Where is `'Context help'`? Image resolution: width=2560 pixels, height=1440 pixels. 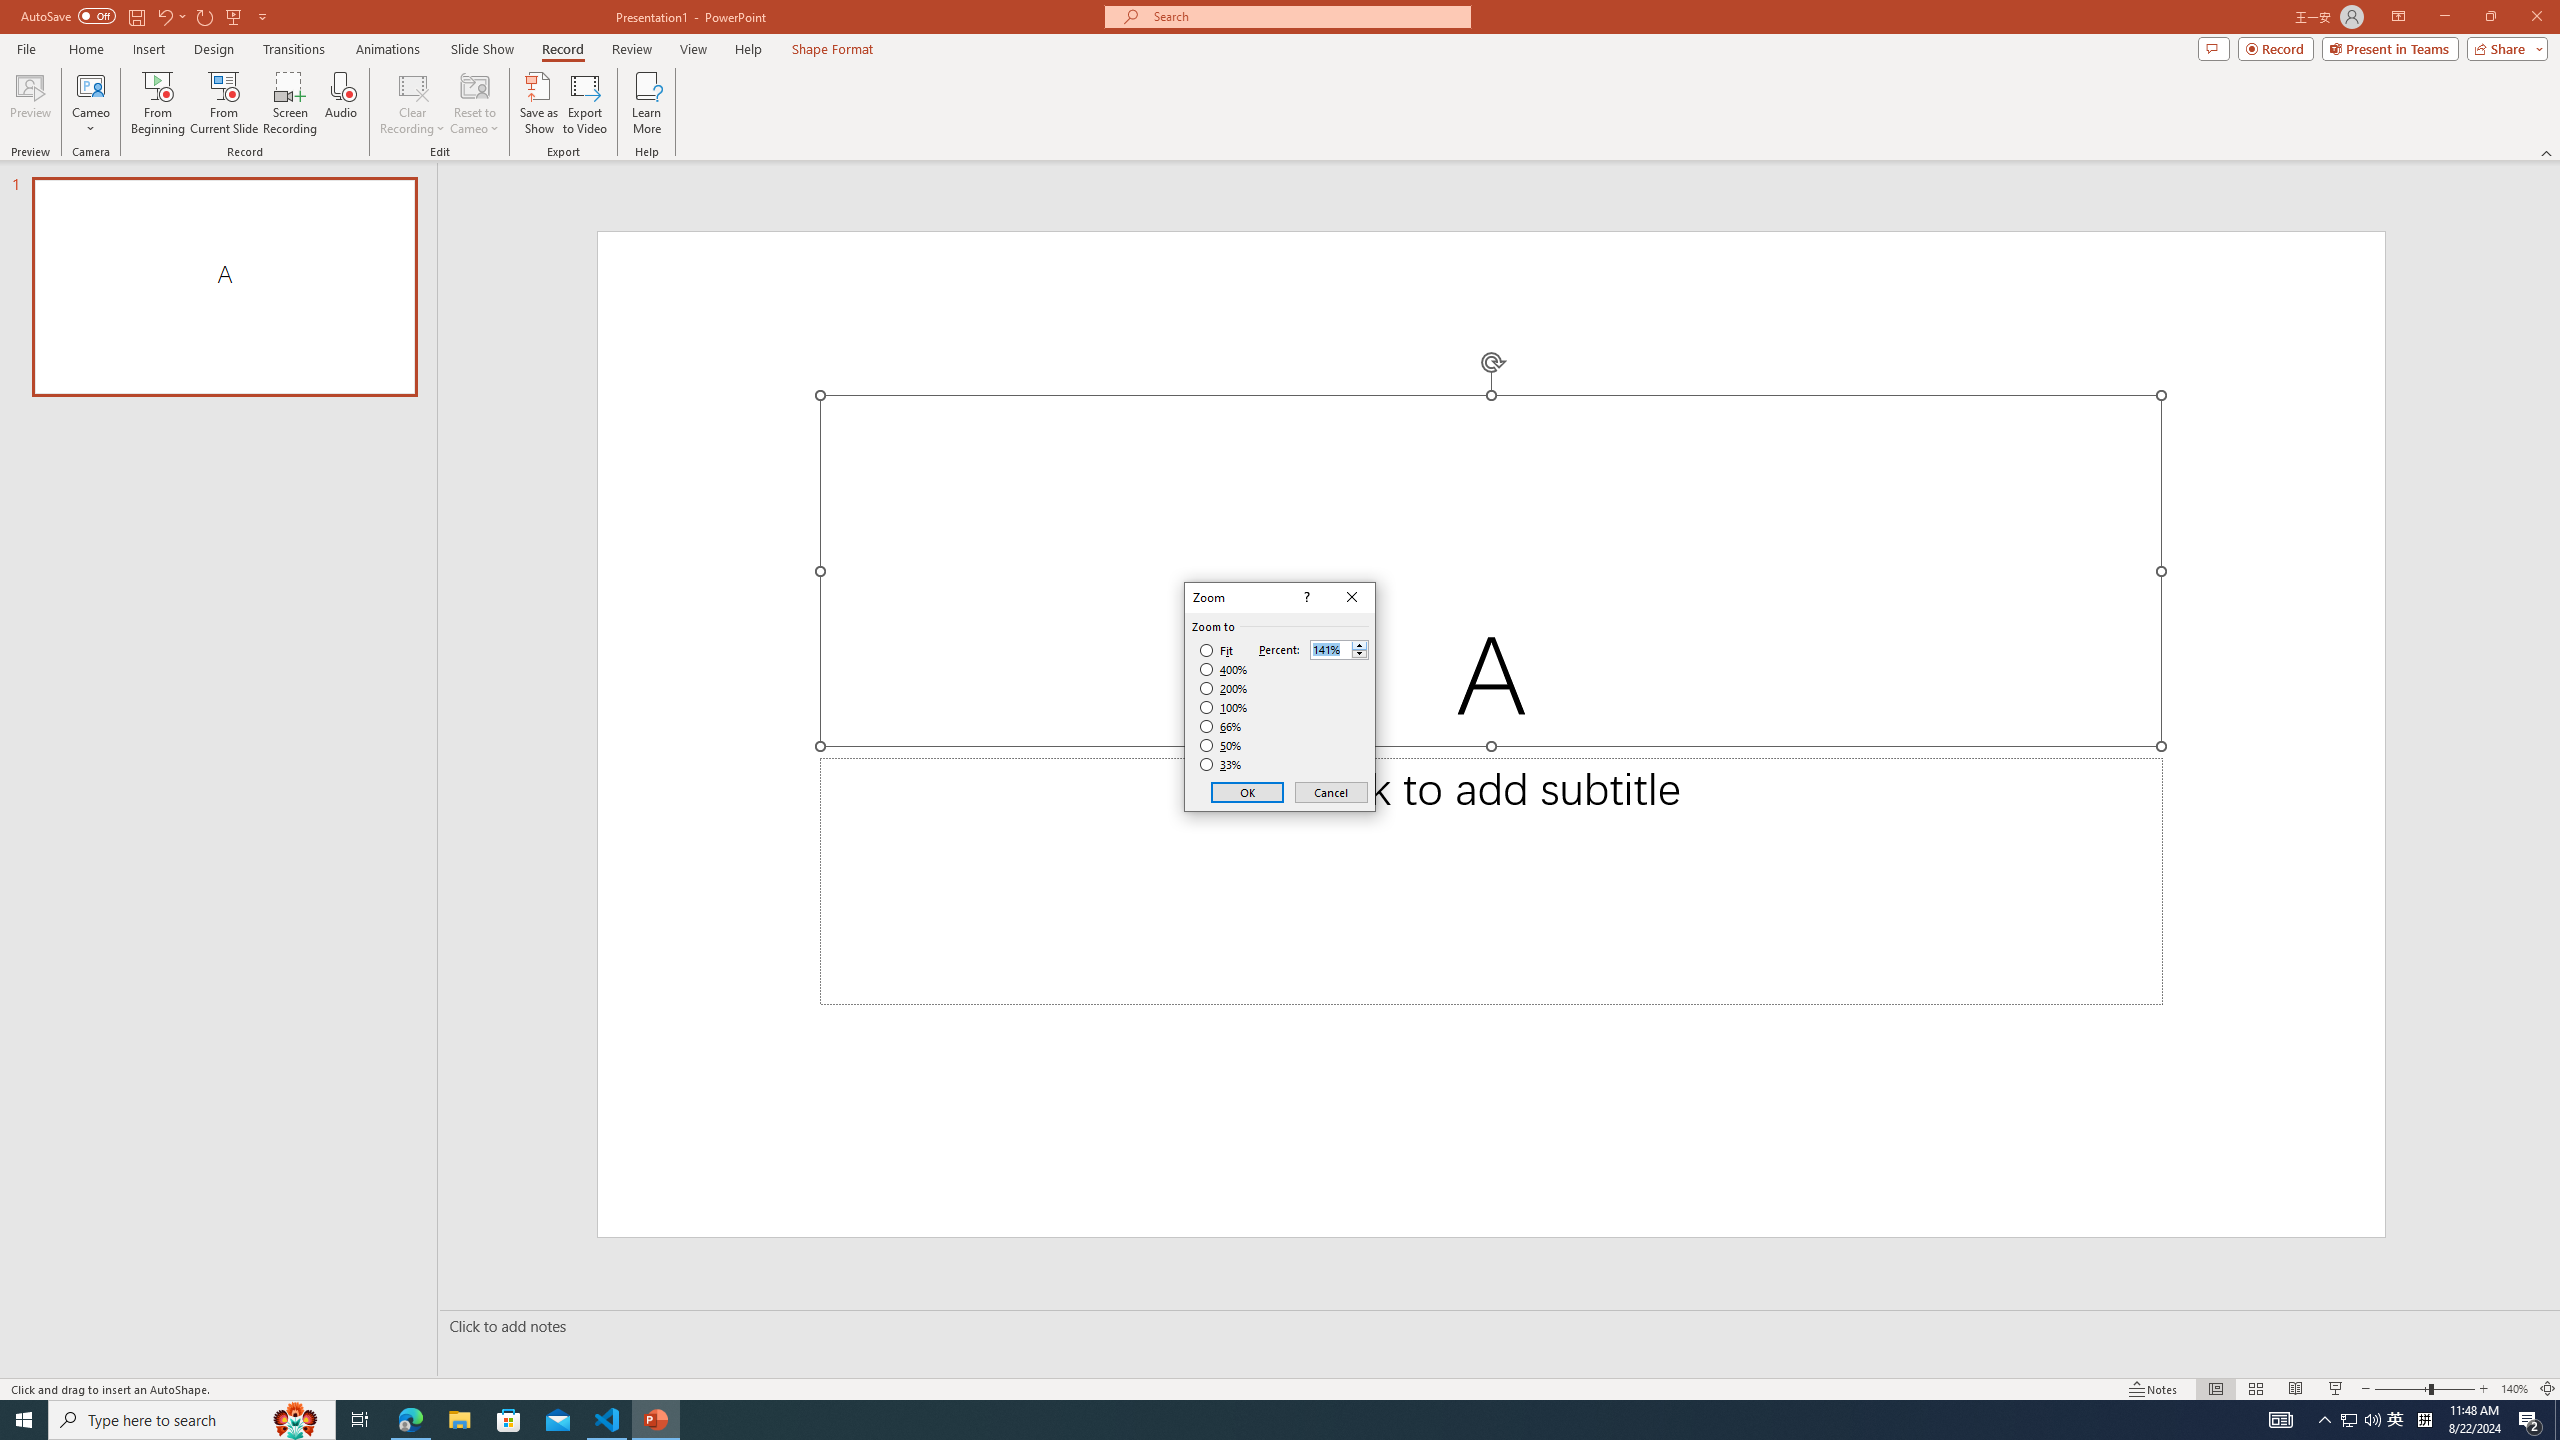 'Context help' is located at coordinates (1304, 597).